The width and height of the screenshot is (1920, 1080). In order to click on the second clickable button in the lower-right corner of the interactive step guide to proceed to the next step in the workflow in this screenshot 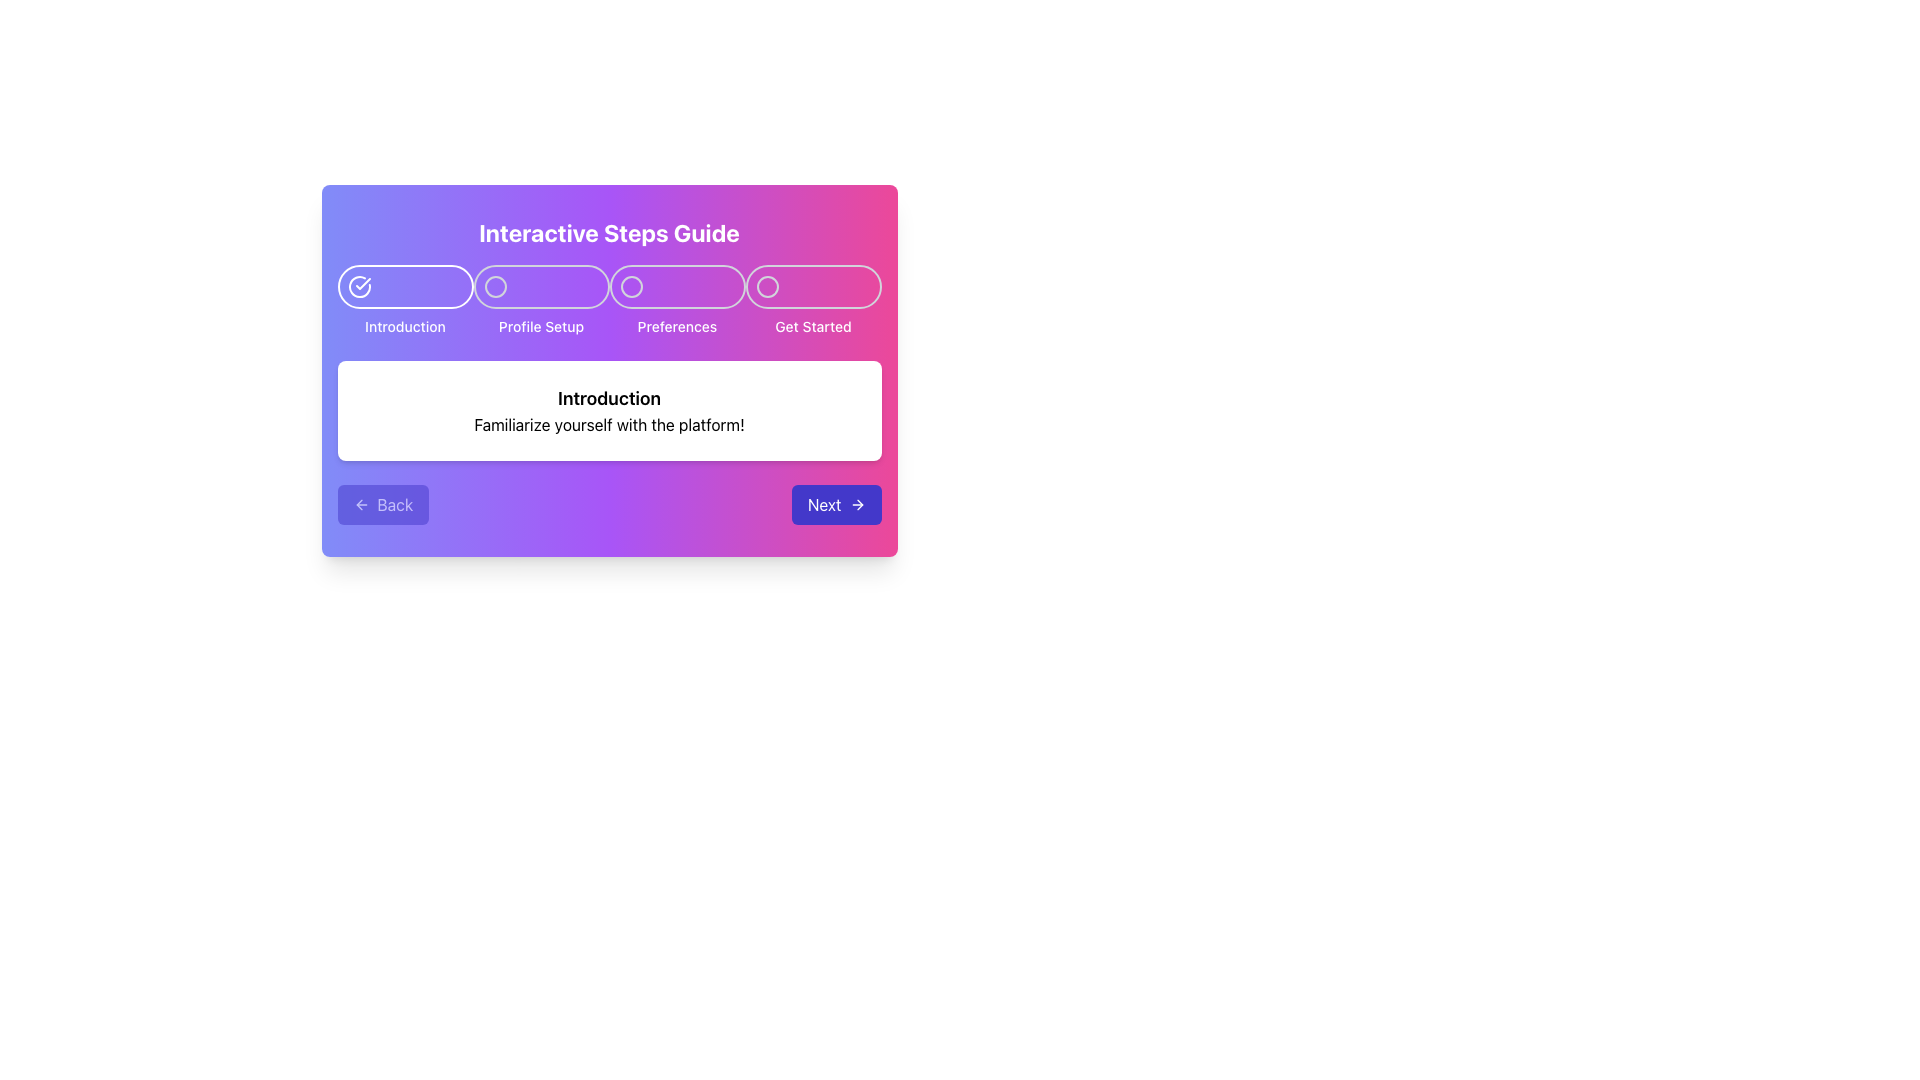, I will do `click(836, 504)`.